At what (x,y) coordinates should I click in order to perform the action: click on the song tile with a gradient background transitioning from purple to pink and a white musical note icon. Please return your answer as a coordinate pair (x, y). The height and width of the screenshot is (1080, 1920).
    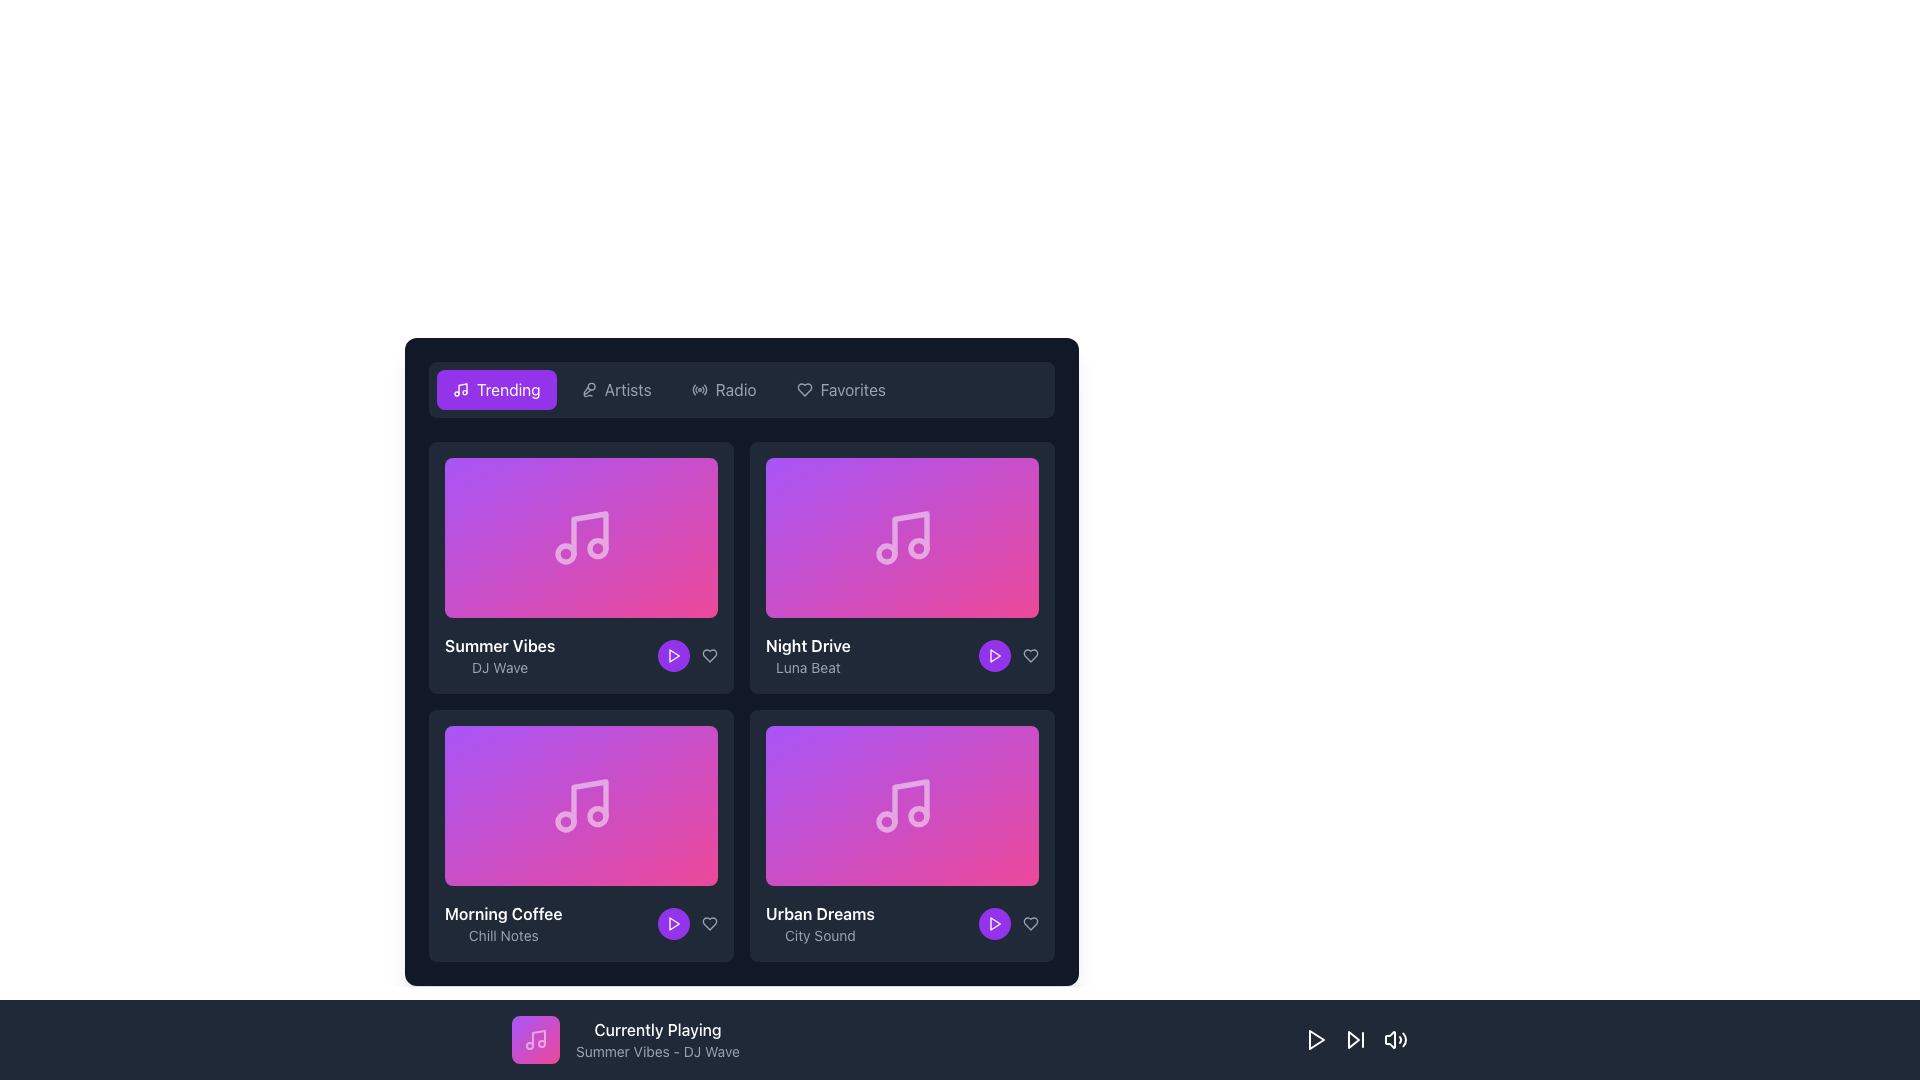
    Looking at the image, I should click on (901, 536).